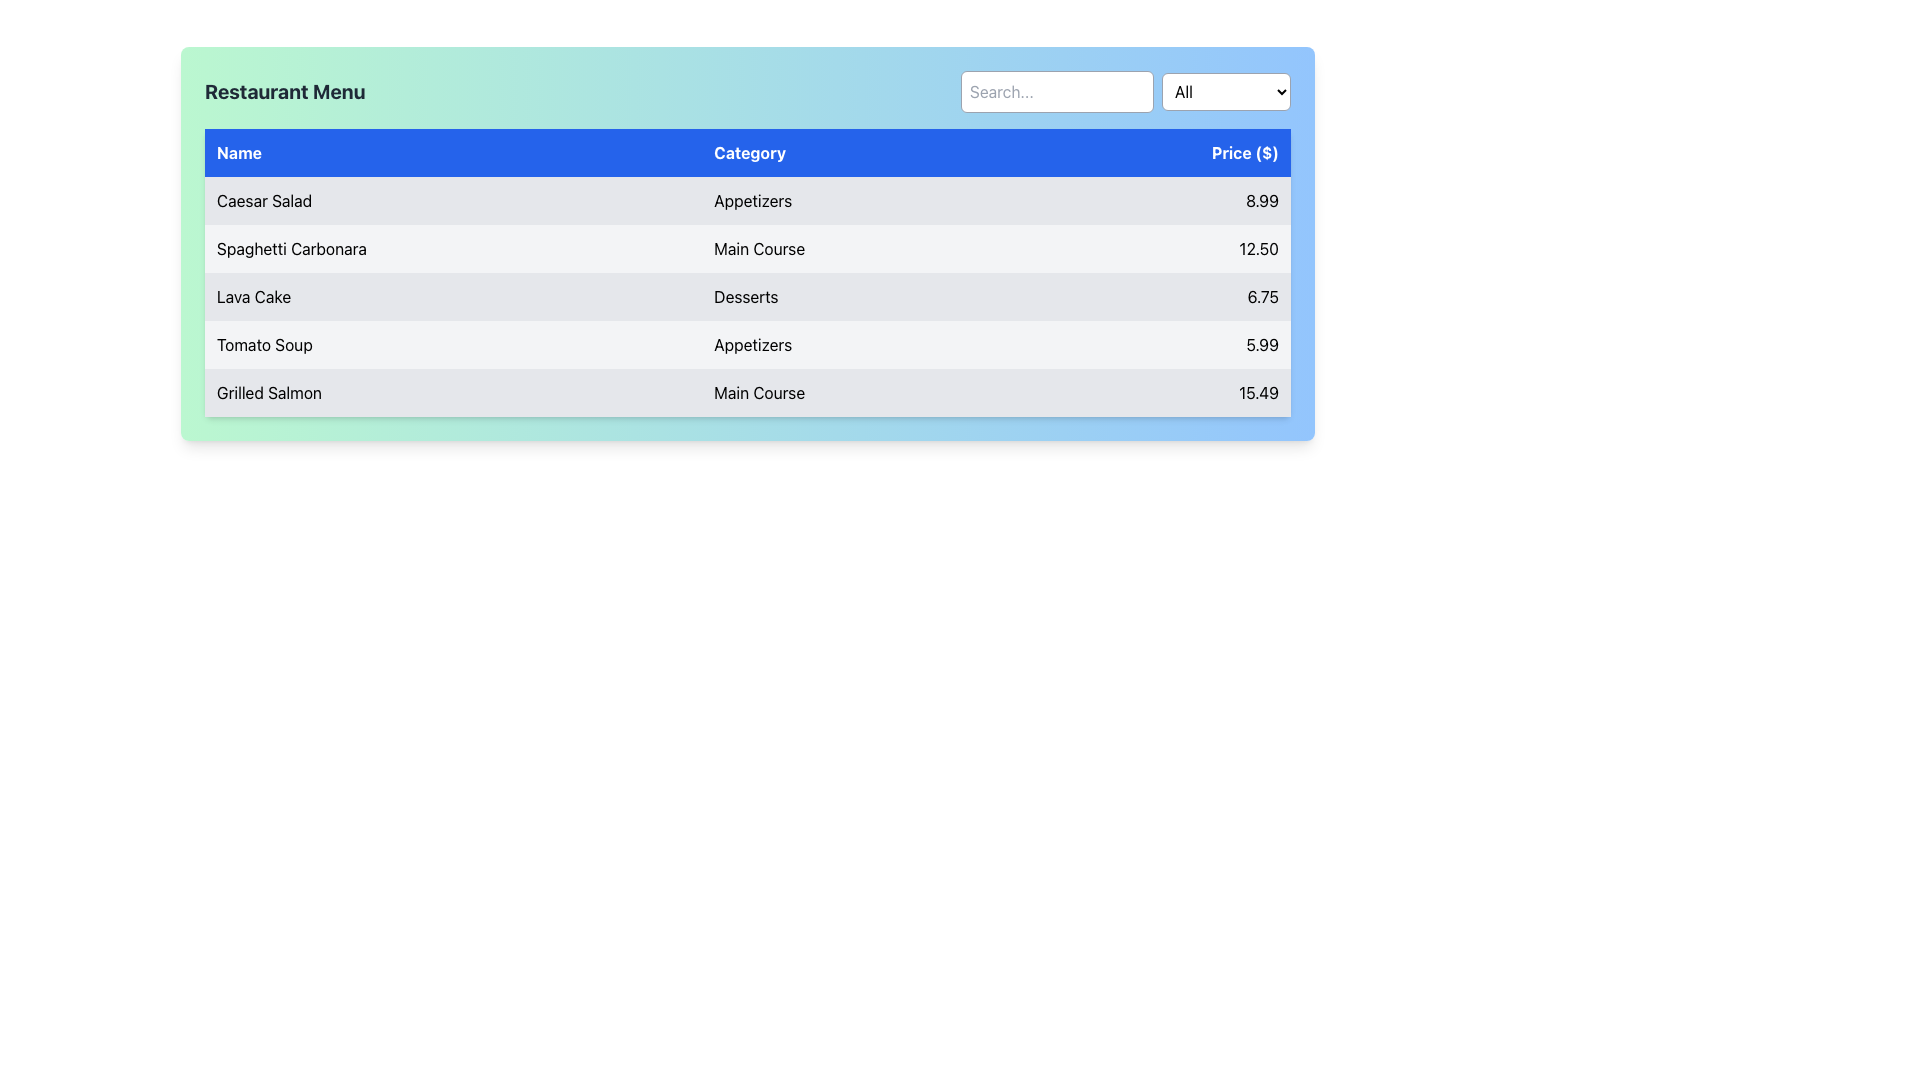 The image size is (1920, 1080). I want to click on the second row of the menu table, which displays the details of the dish including its name, category, and price, so click(747, 248).